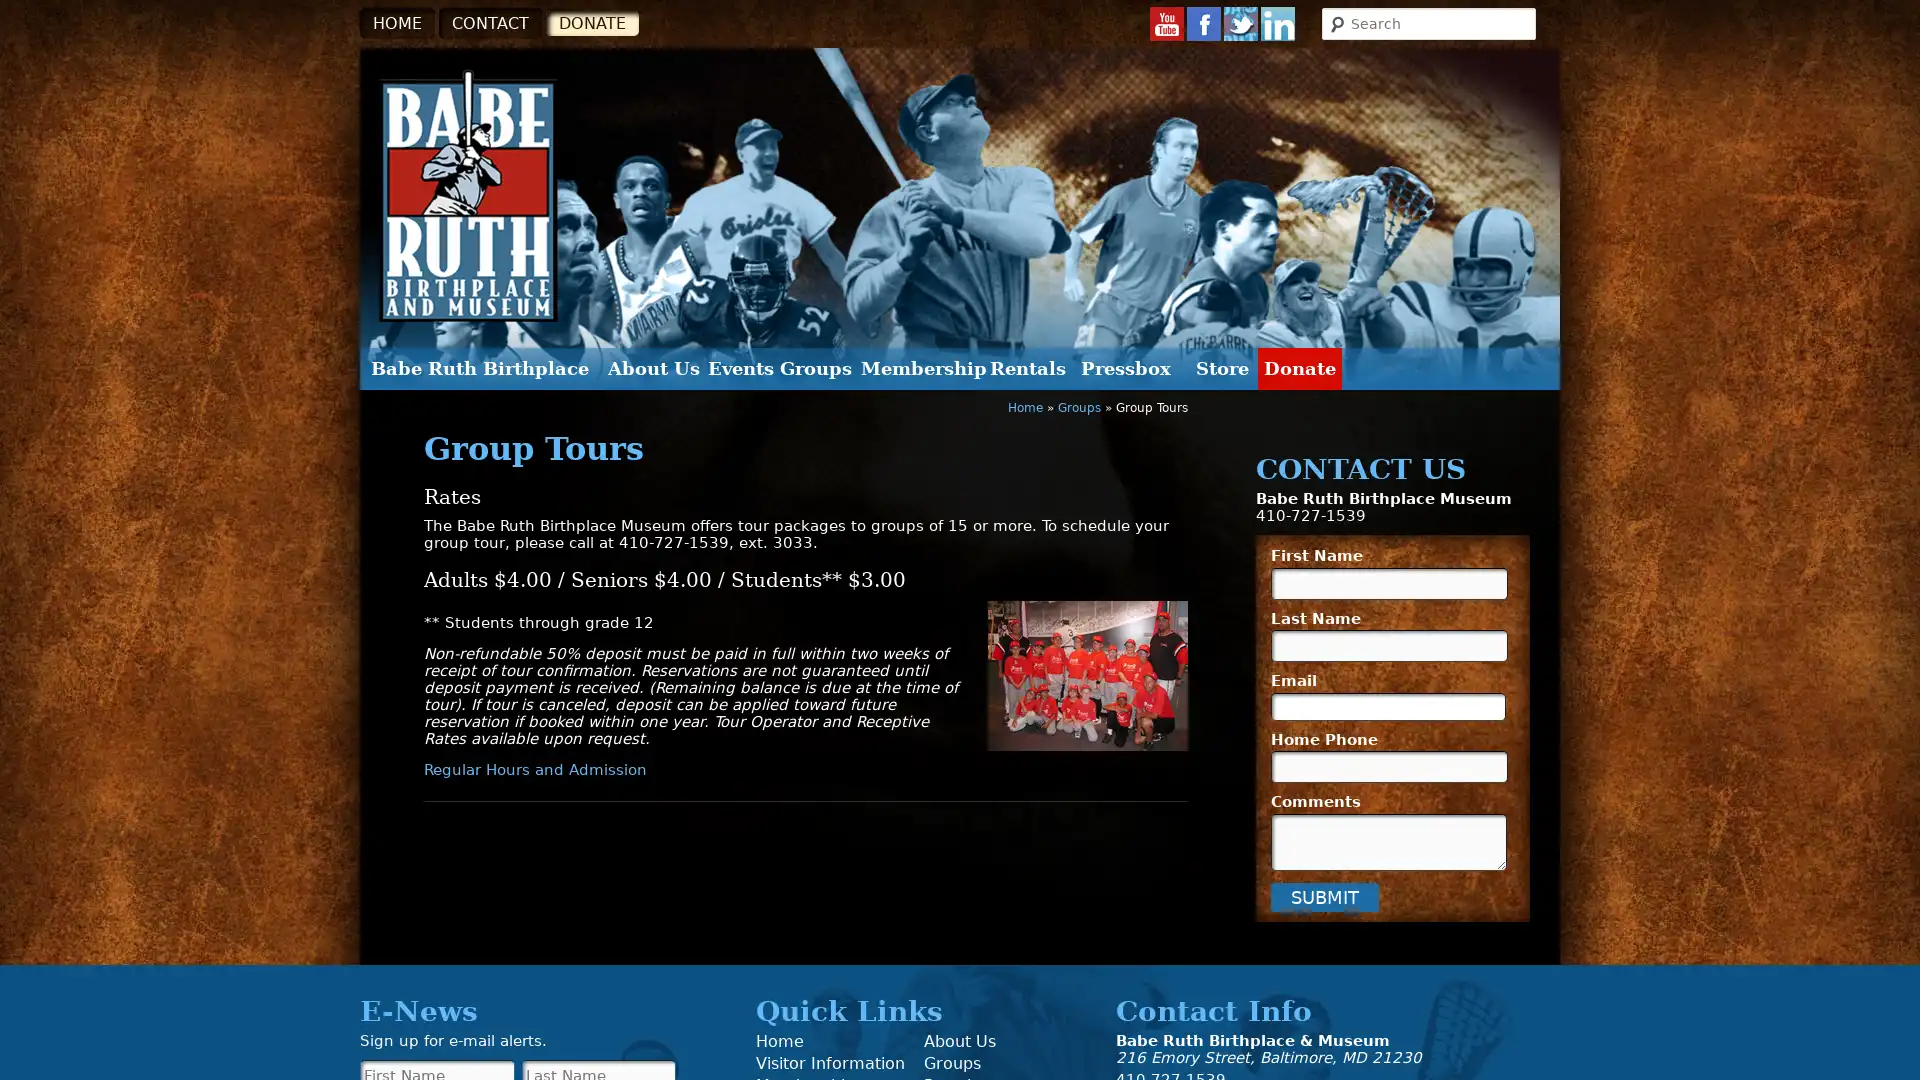 This screenshot has height=1080, width=1920. Describe the element at coordinates (1324, 895) in the screenshot. I see `SUBMIT` at that location.